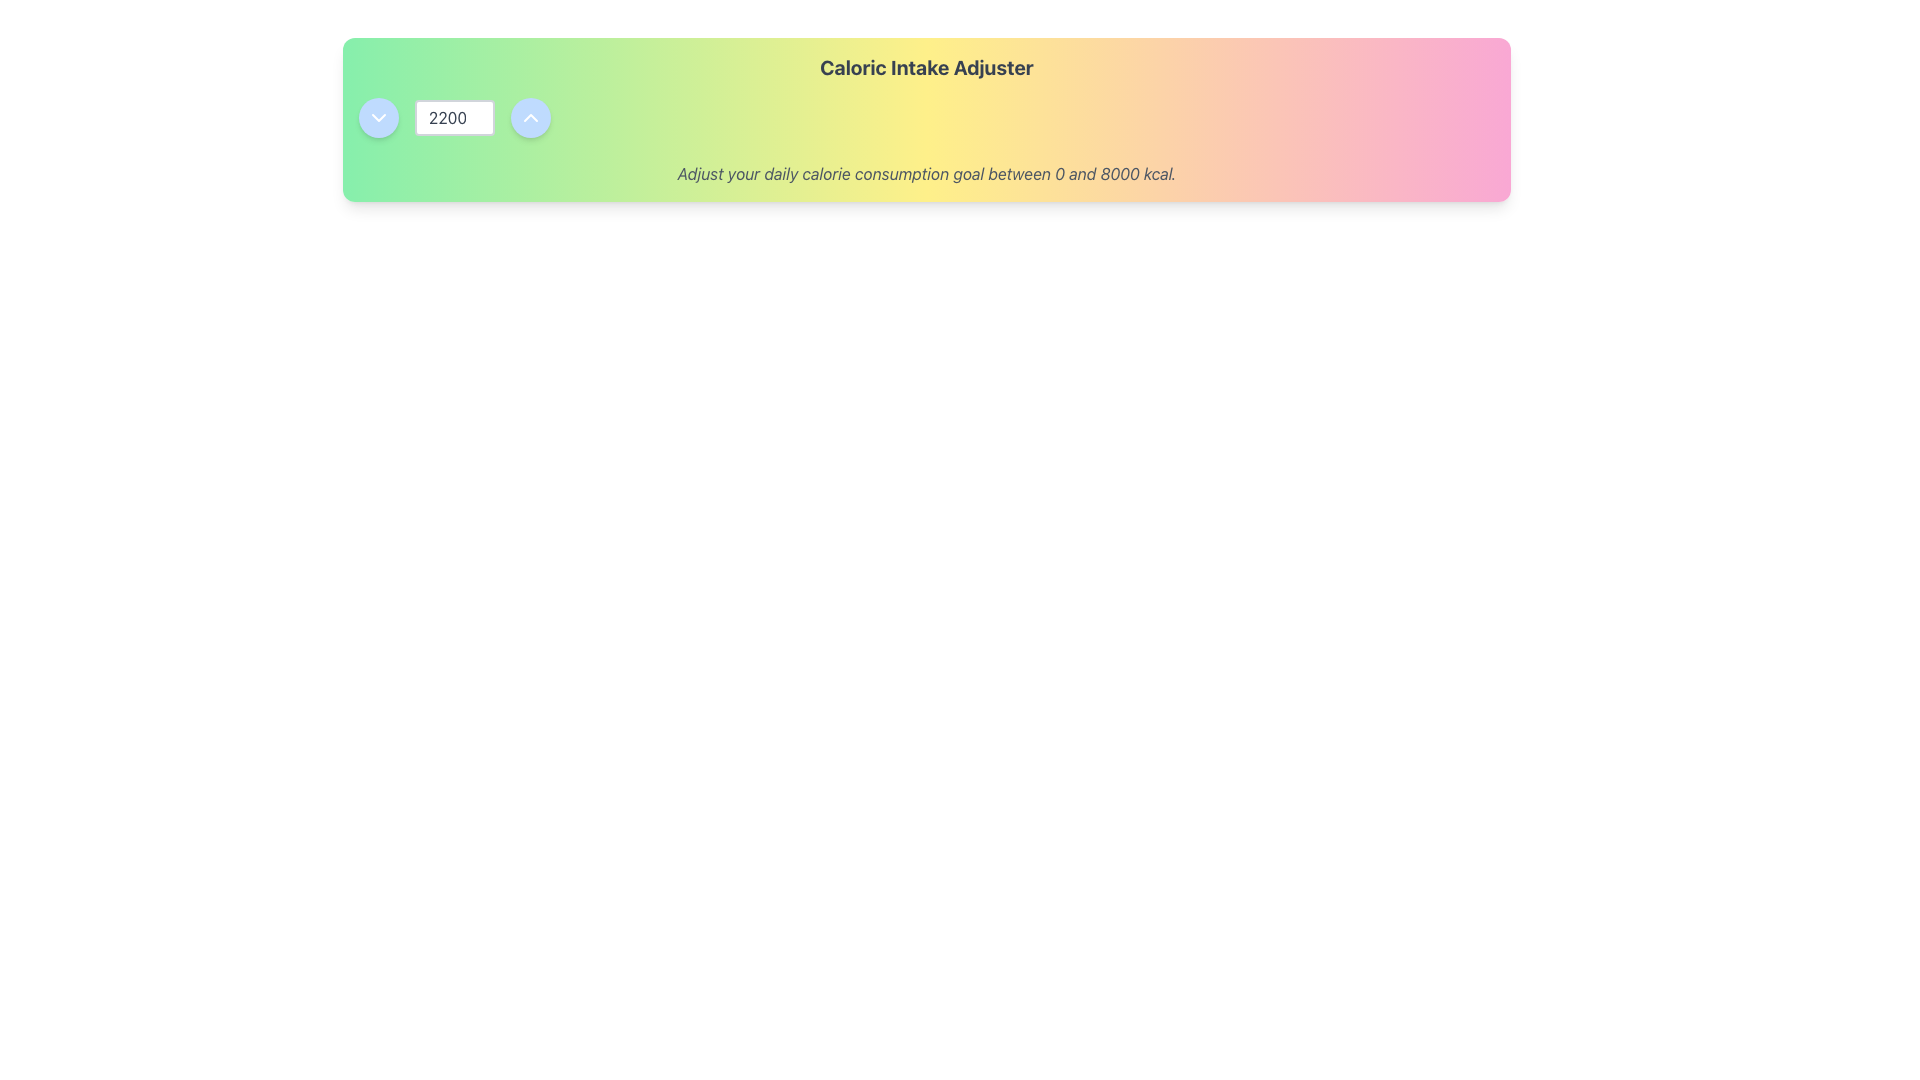 This screenshot has height=1080, width=1920. Describe the element at coordinates (379, 118) in the screenshot. I see `the leftmost button that decreases the numerical value next to the input field displaying 2200 to observe the hover effect` at that location.